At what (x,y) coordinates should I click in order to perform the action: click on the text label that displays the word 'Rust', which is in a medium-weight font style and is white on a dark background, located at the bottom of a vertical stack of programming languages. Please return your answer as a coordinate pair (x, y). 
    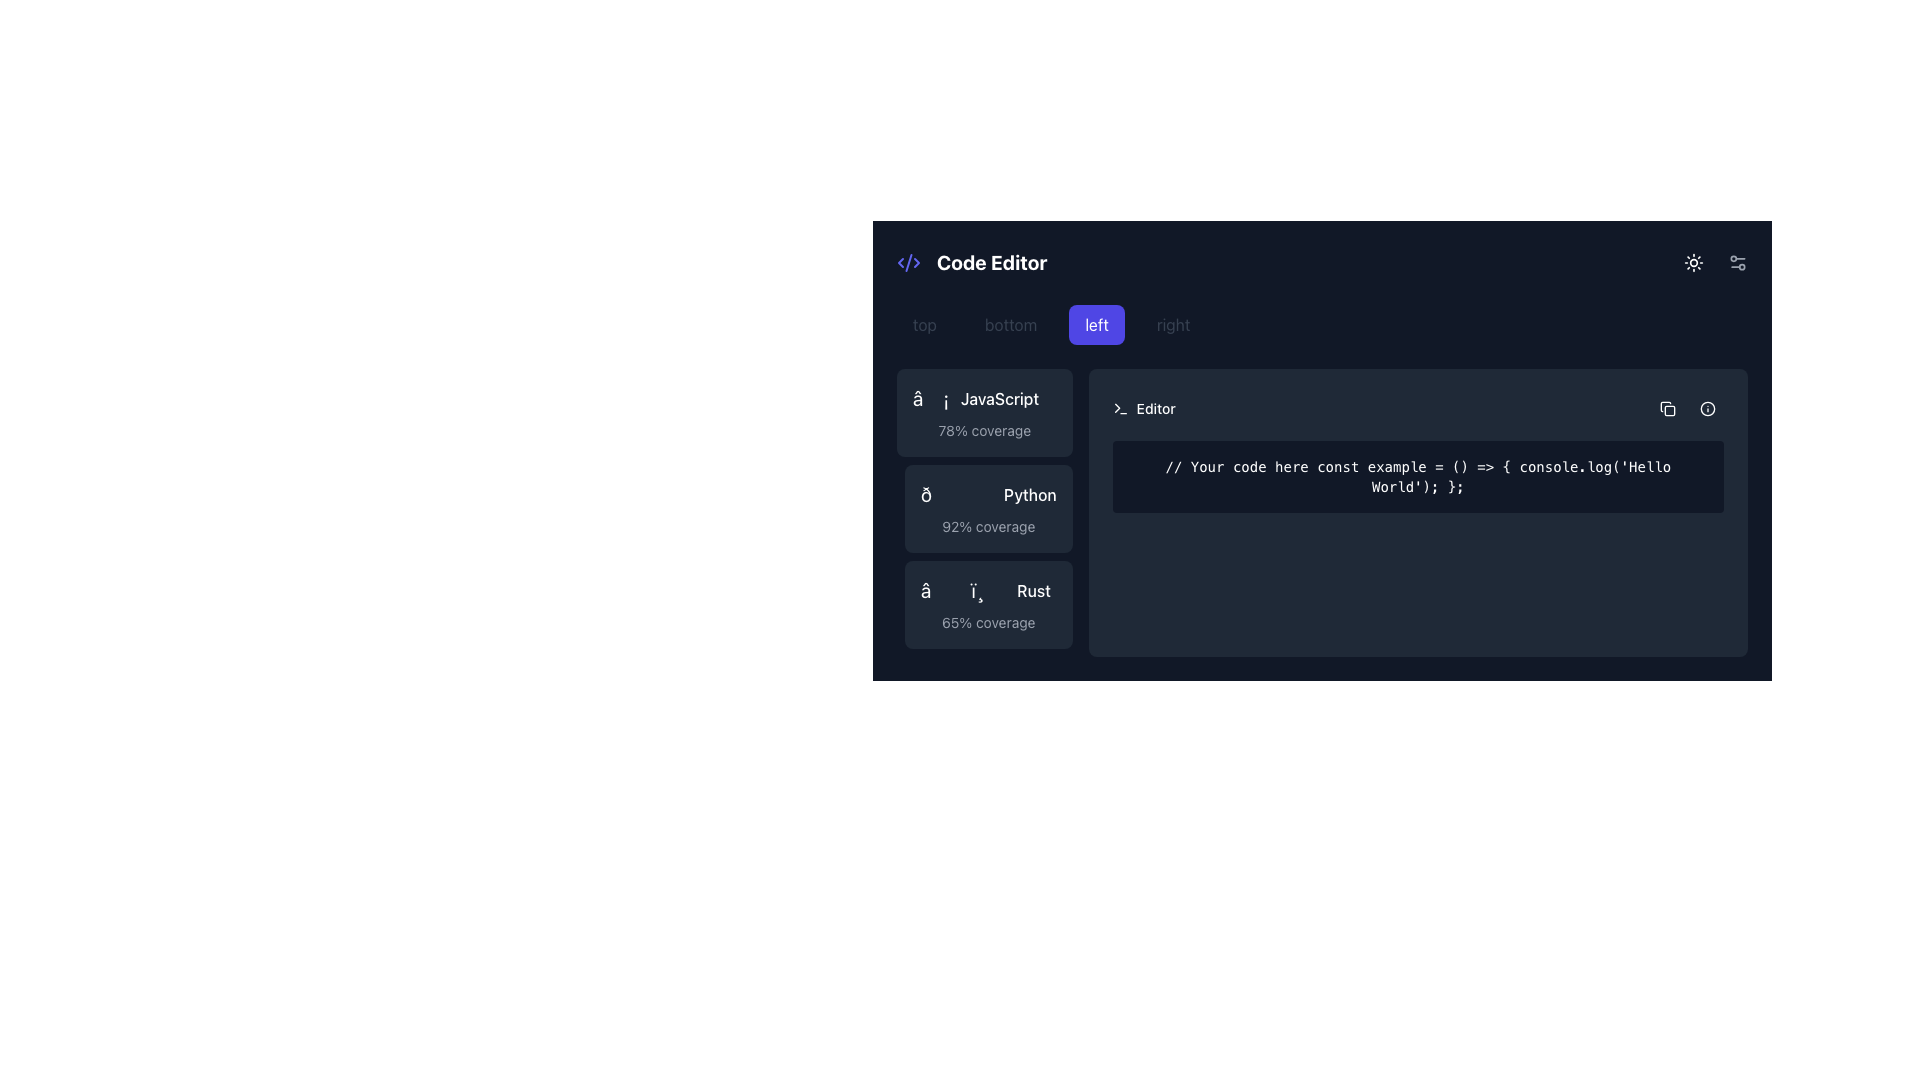
    Looking at the image, I should click on (1033, 589).